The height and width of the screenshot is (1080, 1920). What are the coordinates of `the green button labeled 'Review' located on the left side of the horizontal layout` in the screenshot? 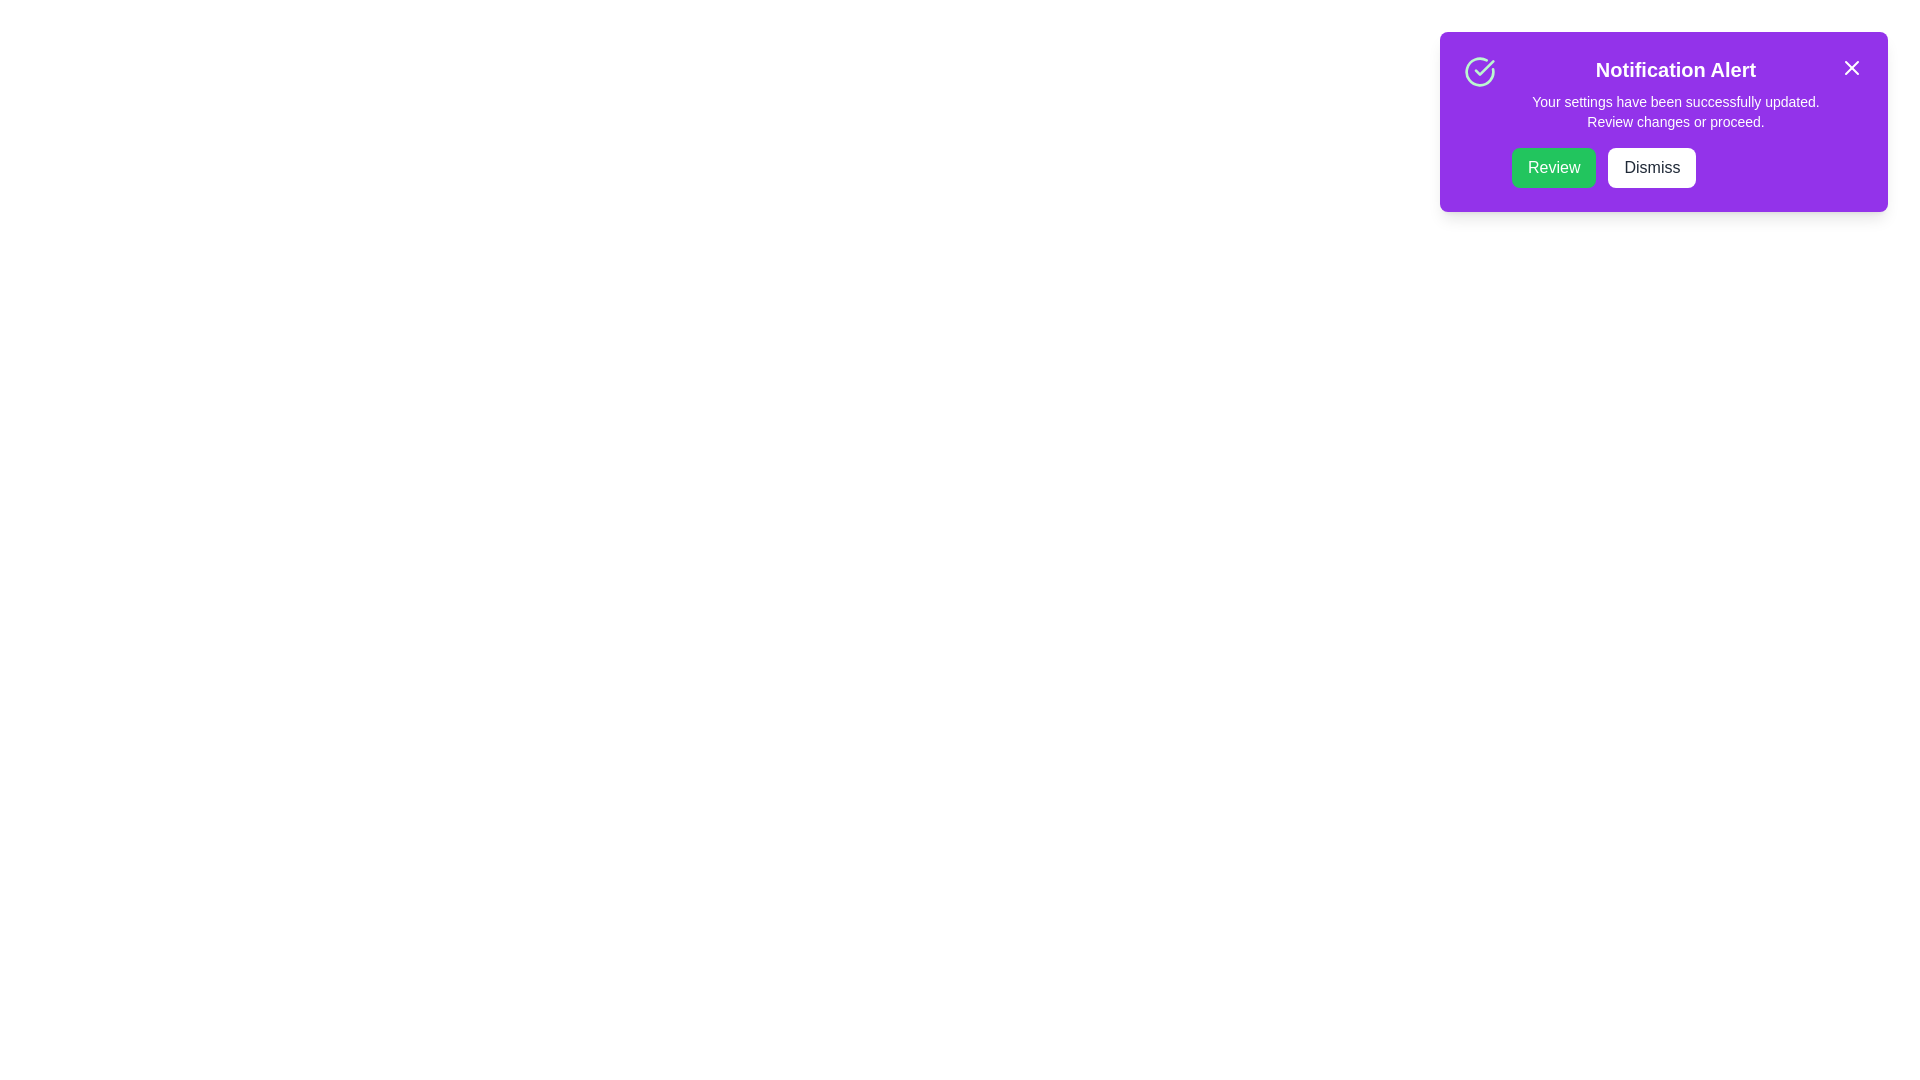 It's located at (1553, 167).